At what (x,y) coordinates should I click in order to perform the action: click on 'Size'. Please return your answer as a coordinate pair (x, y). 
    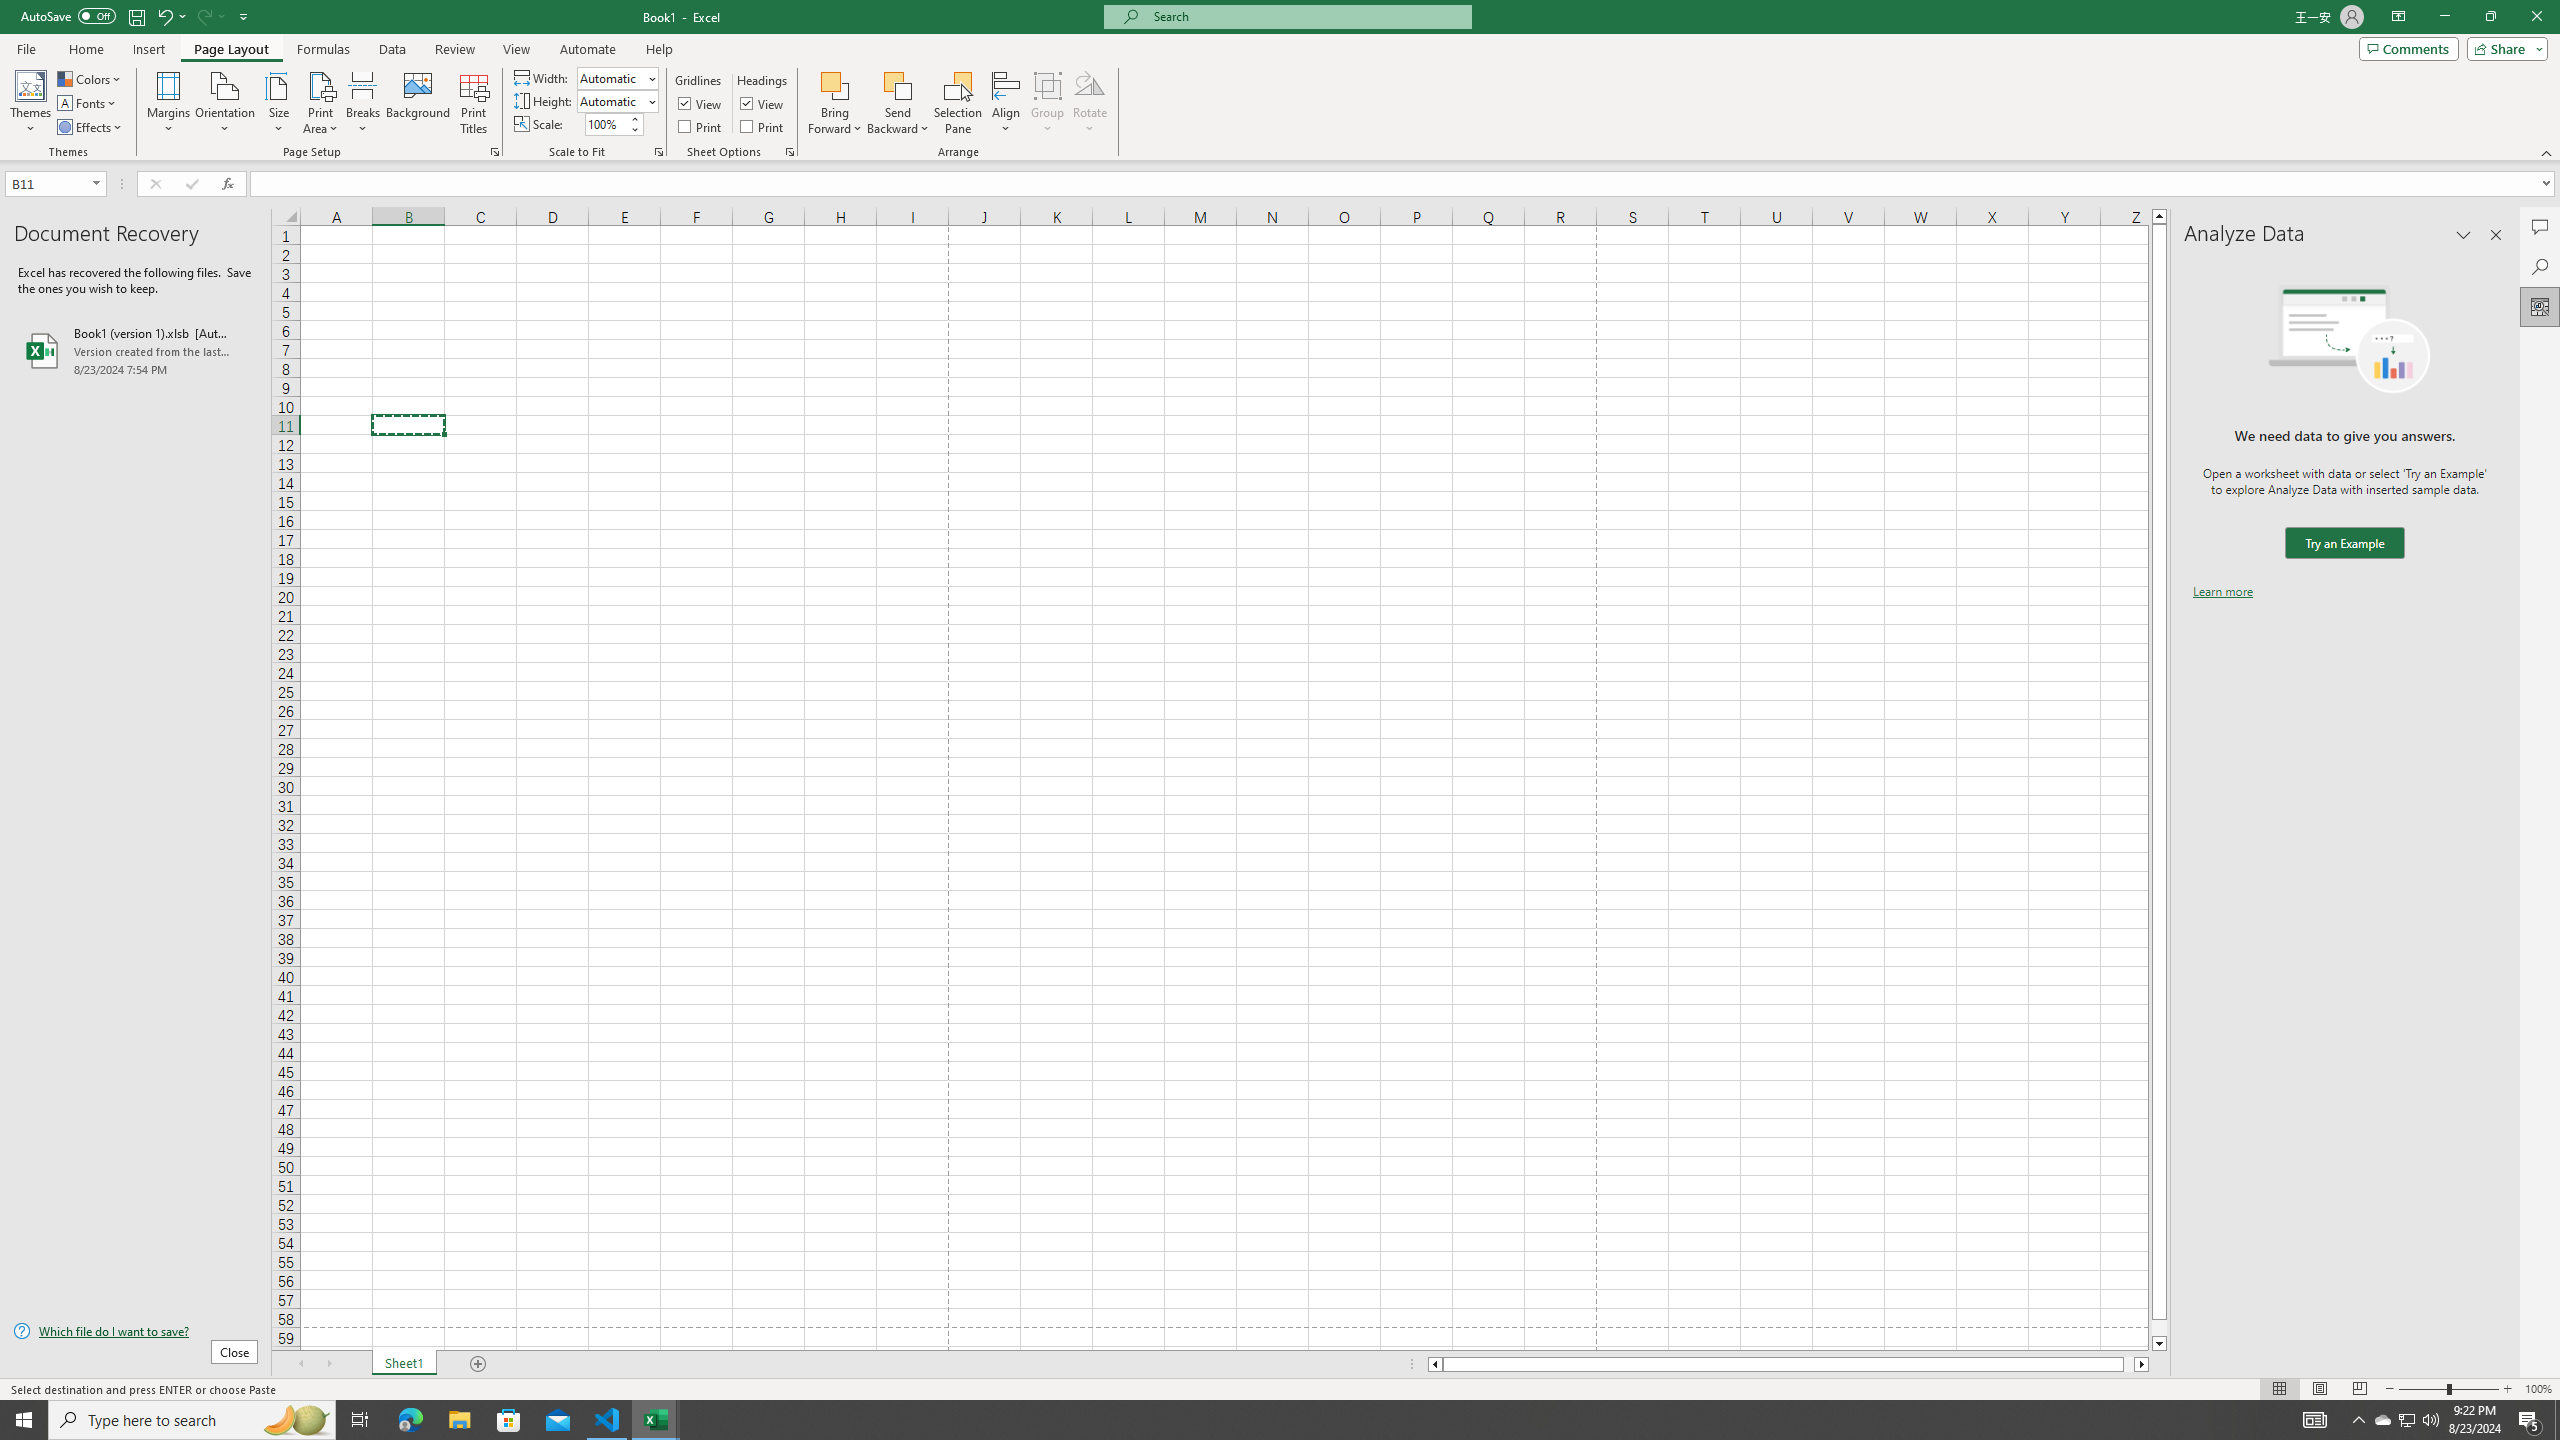
    Looking at the image, I should click on (278, 103).